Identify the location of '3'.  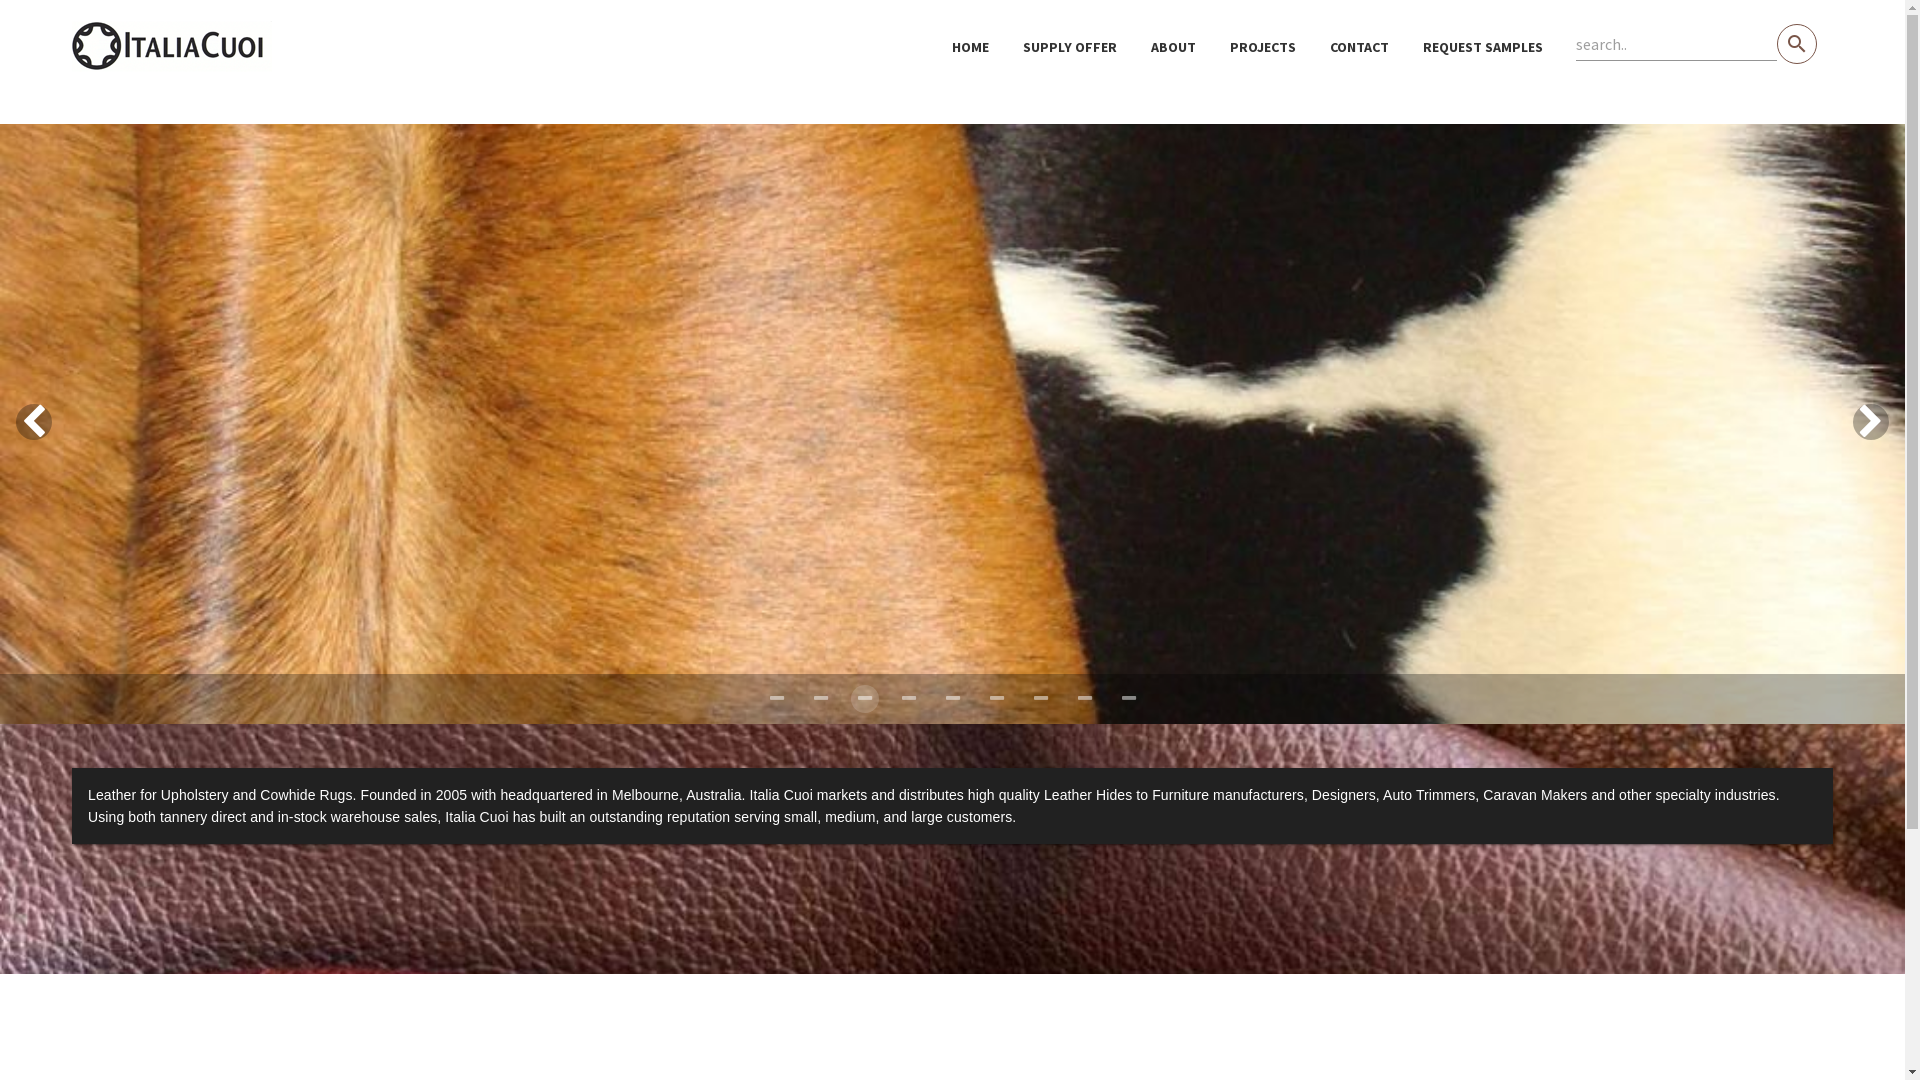
(906, 697).